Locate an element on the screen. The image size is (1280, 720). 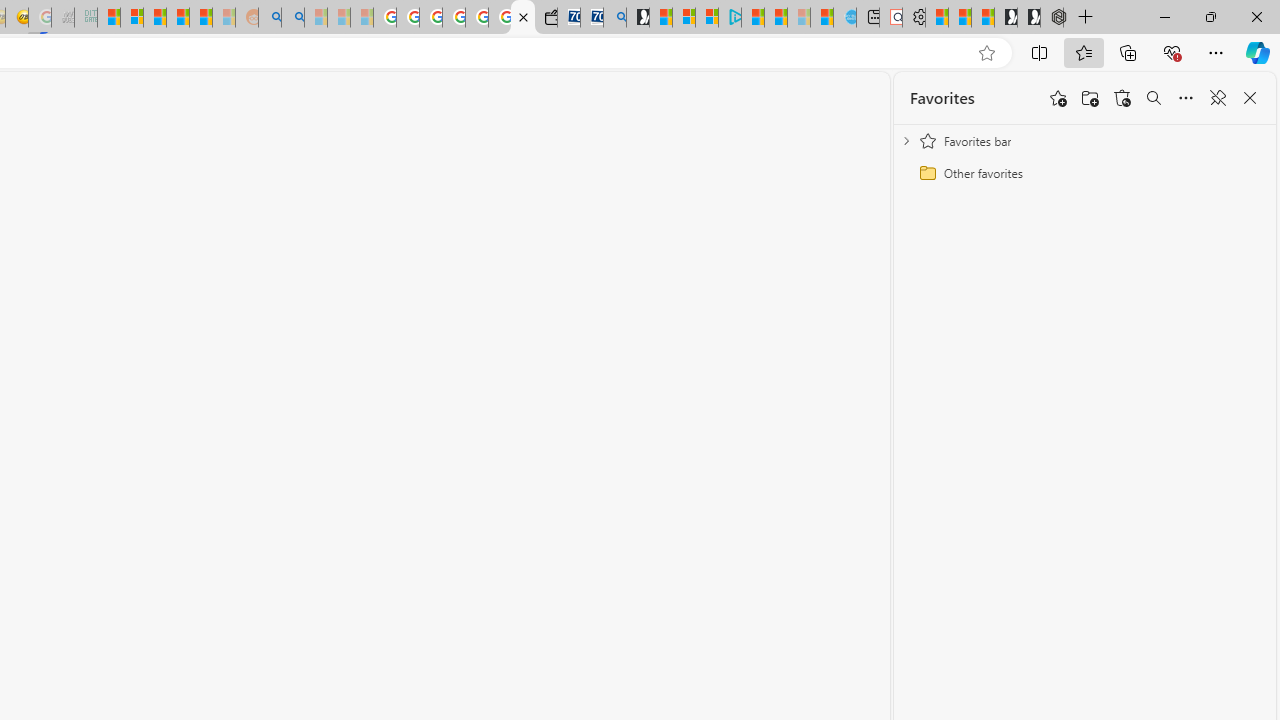
'DITOGAMES AG Imprint - Sleeping' is located at coordinates (85, 17).